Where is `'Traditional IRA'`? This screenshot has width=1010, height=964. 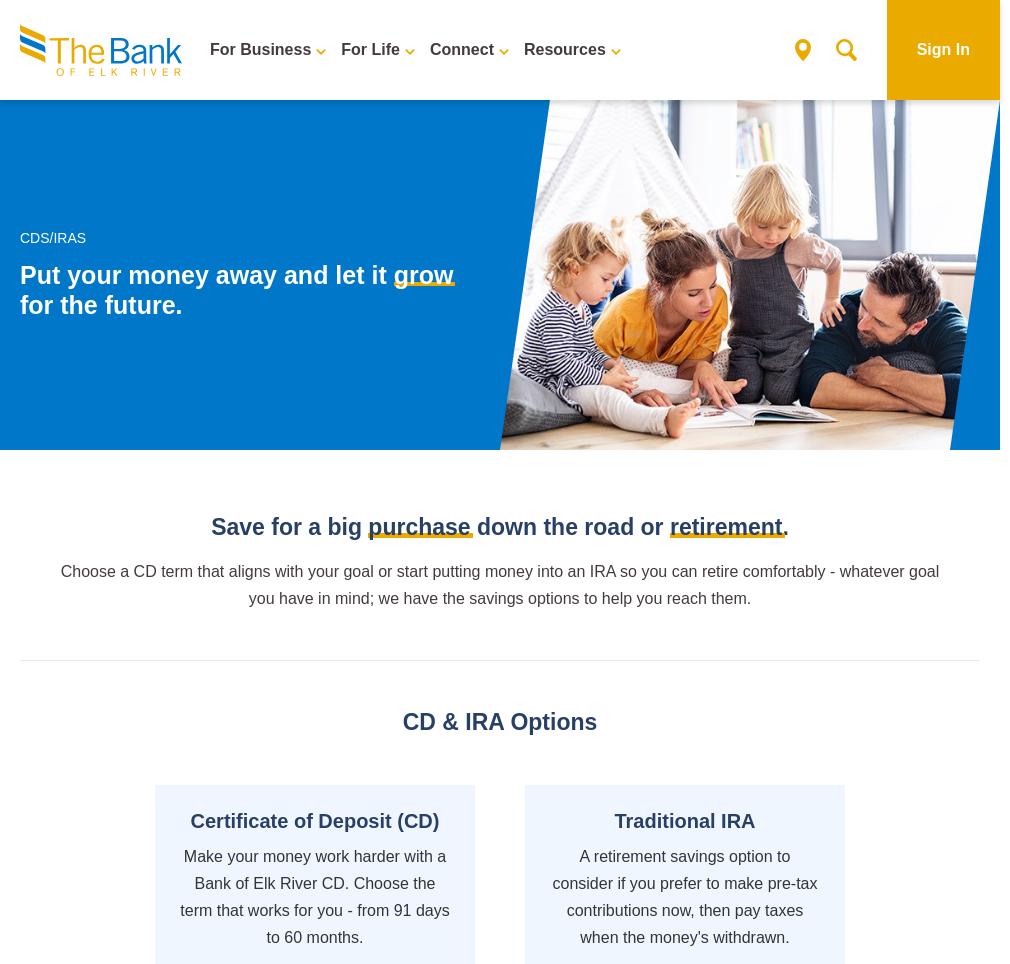 'Traditional IRA' is located at coordinates (683, 818).